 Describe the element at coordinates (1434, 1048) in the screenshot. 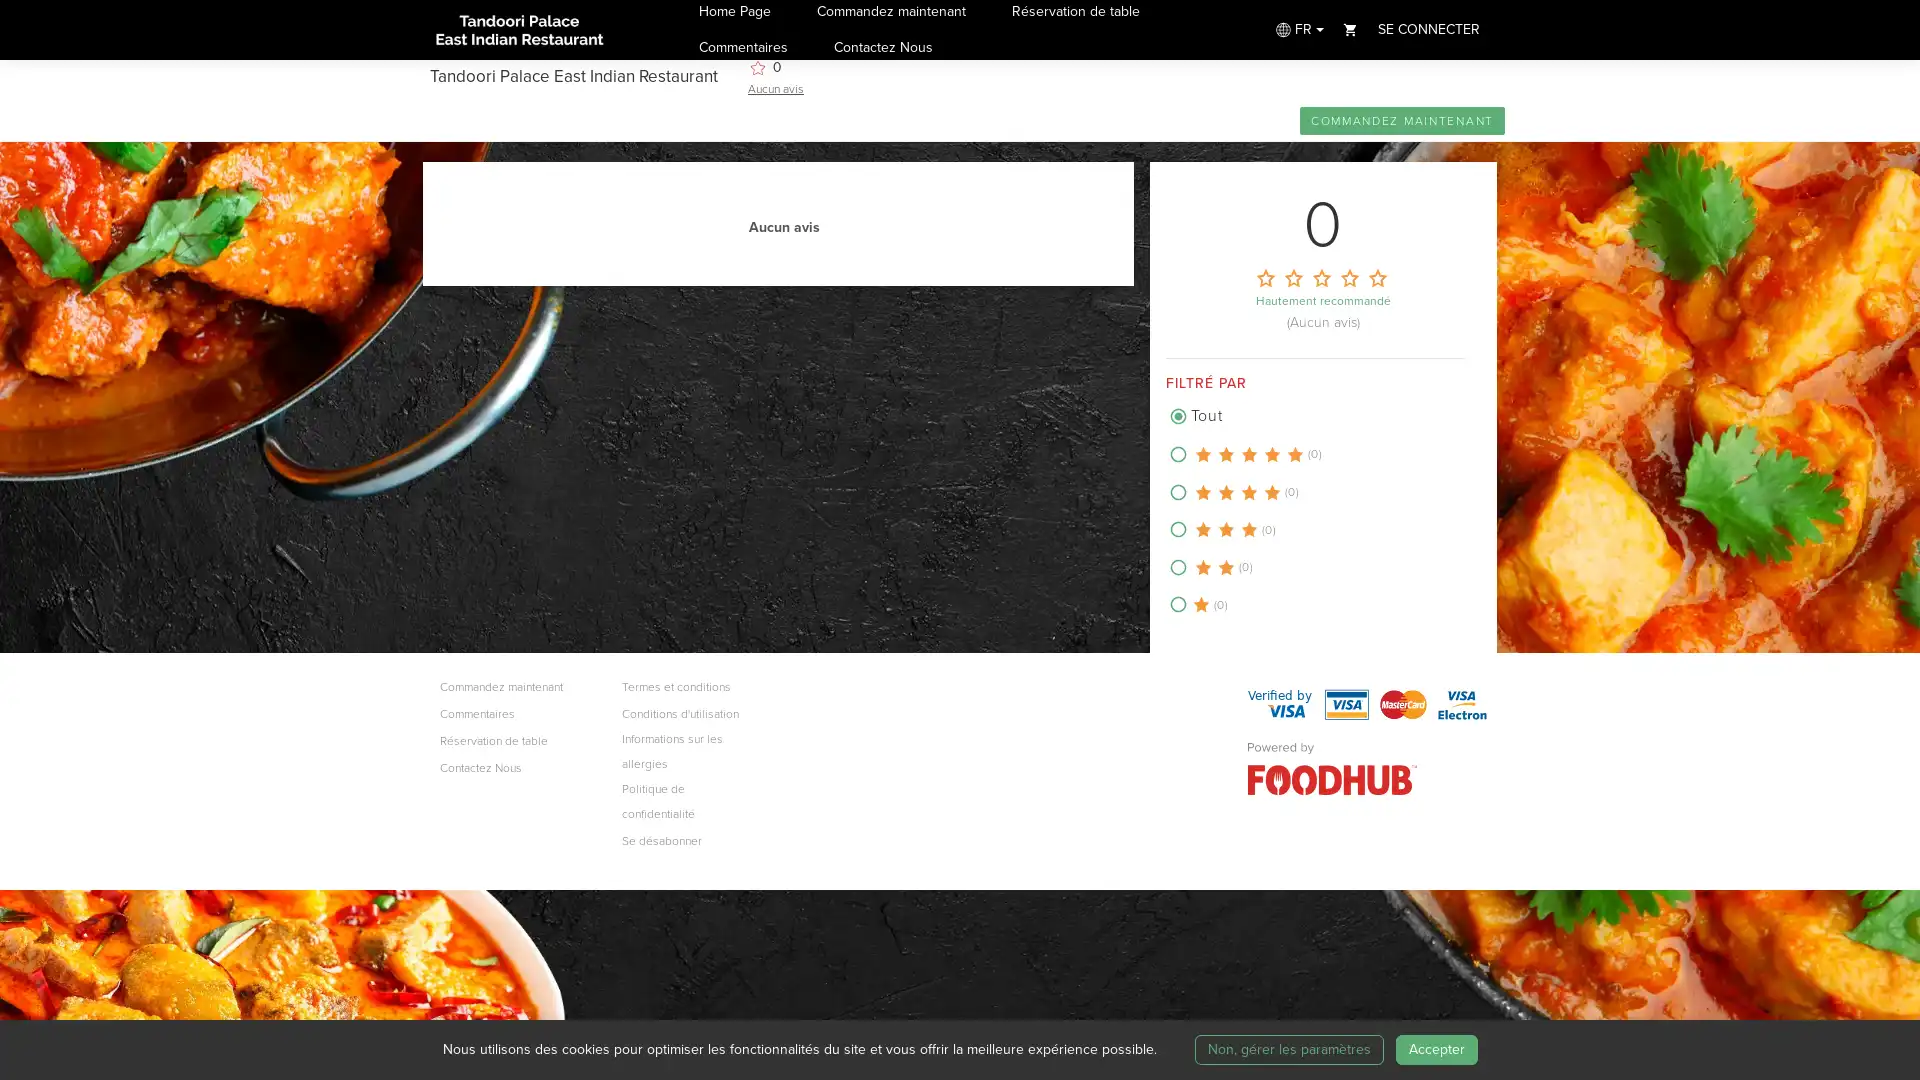

I see `Accepter` at that location.